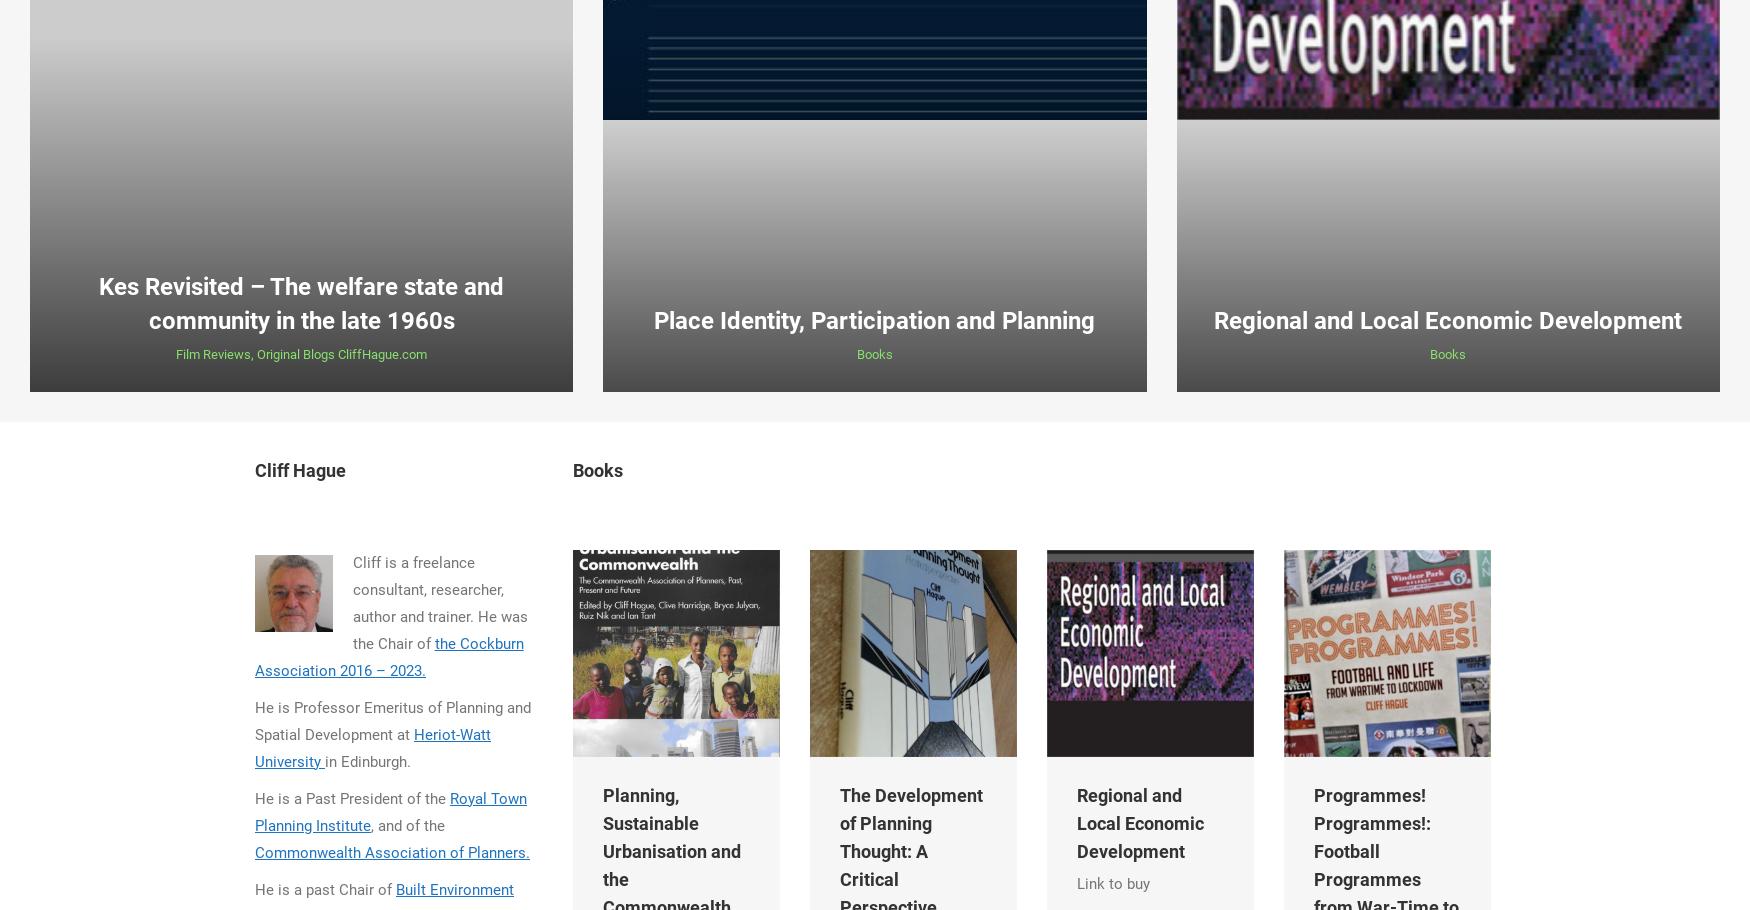 The height and width of the screenshot is (910, 1750). What do you see at coordinates (300, 303) in the screenshot?
I see `'Kes Revisited – The welfare state and community in the late 1960s'` at bounding box center [300, 303].